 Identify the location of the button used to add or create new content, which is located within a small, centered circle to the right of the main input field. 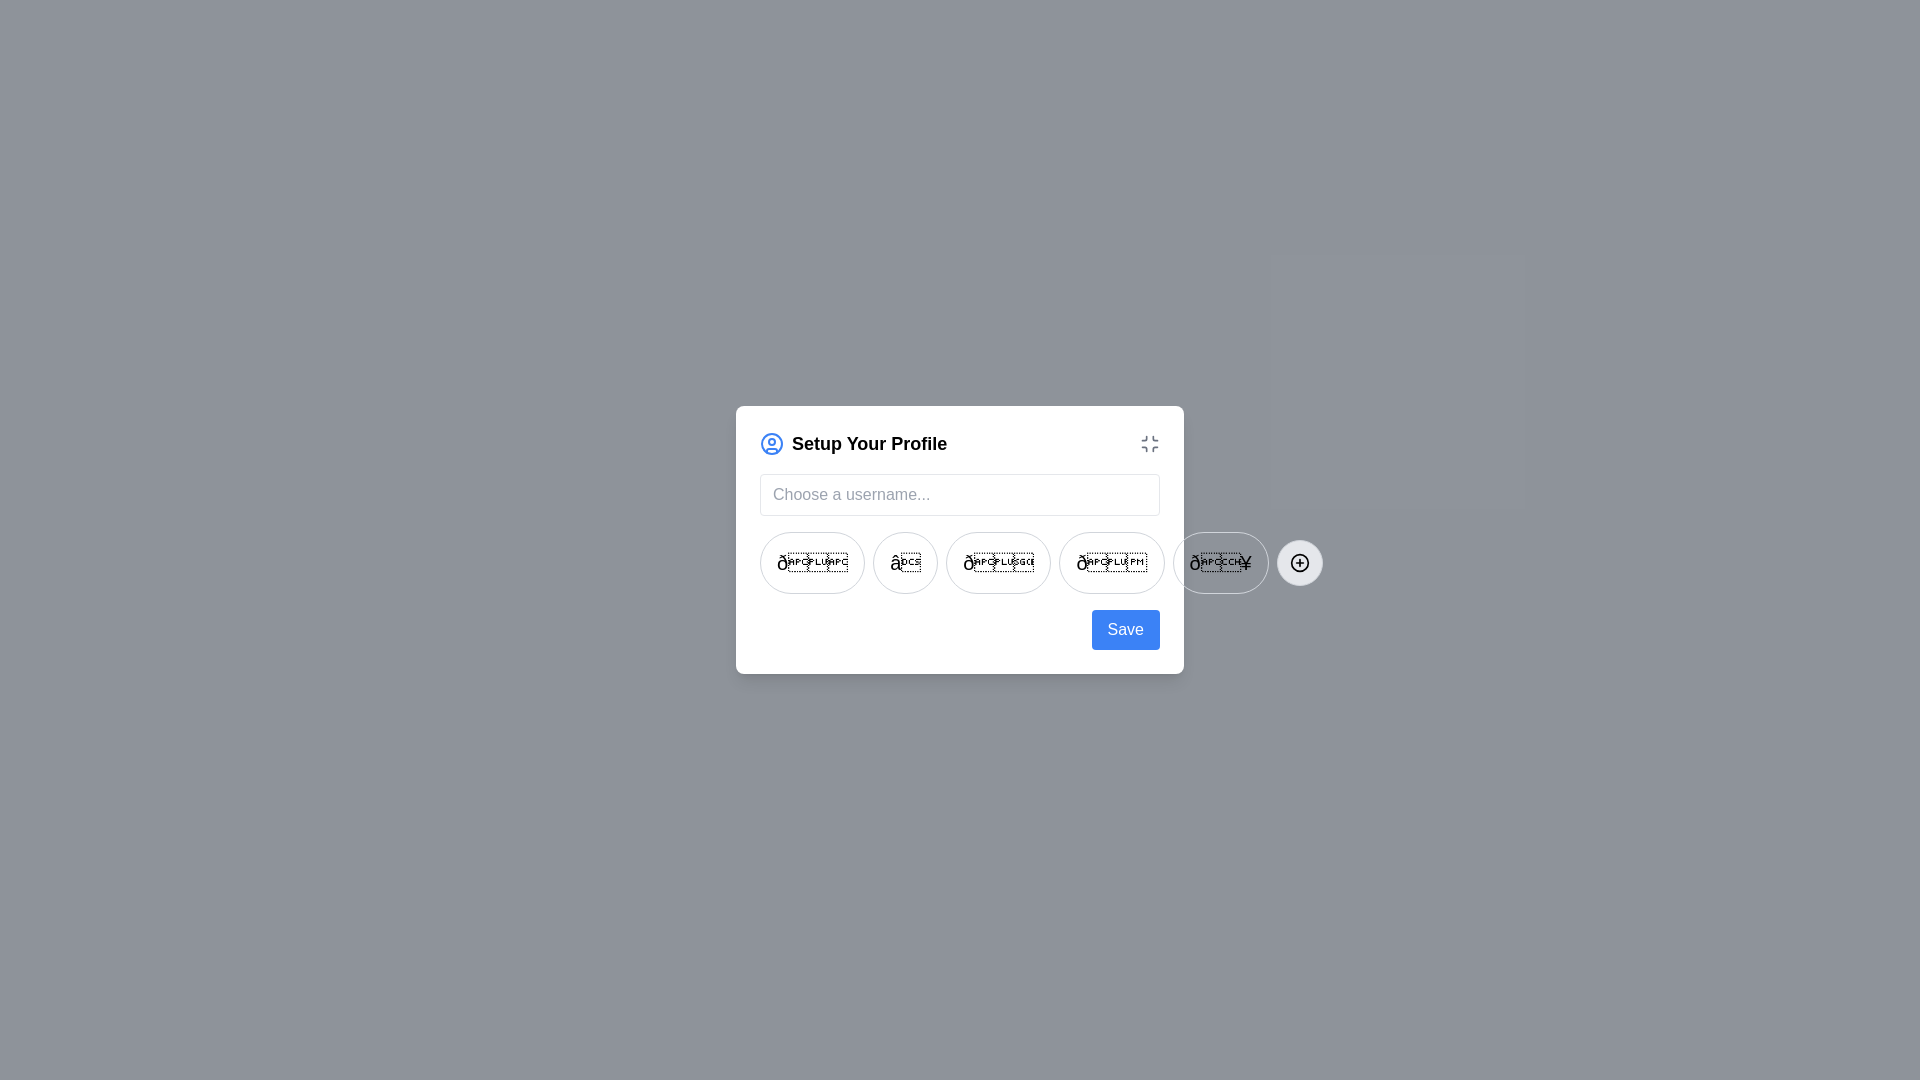
(1299, 563).